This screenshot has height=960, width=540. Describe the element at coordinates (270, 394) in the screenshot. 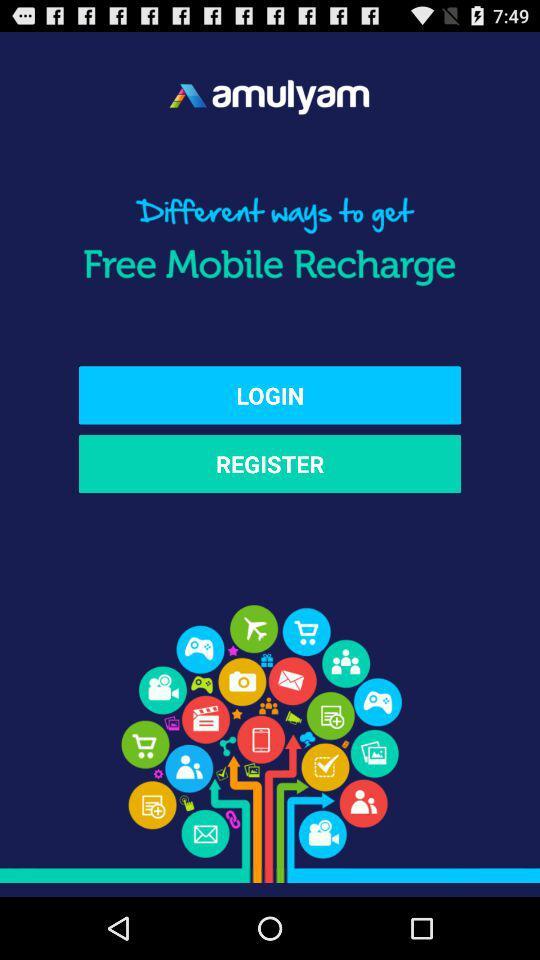

I see `the login icon` at that location.